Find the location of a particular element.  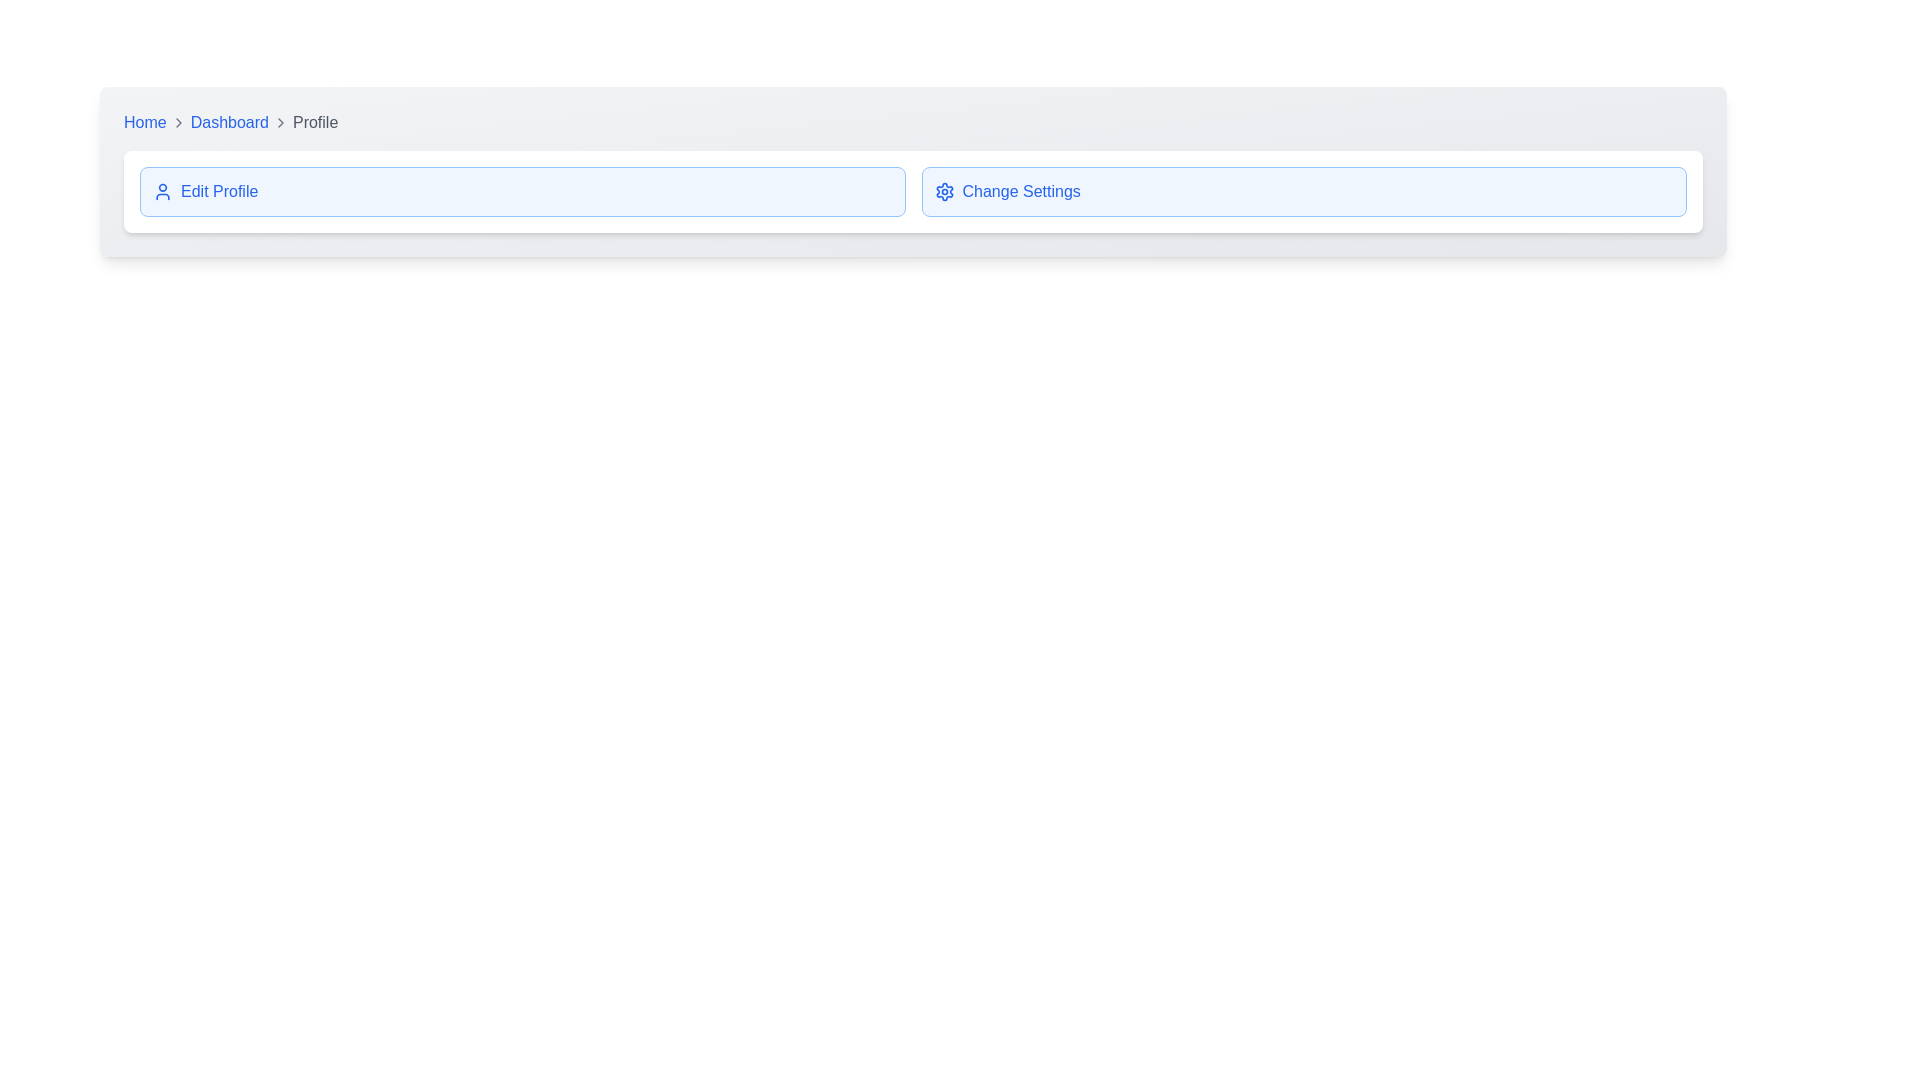

the 'Dashboard' hyperlink, which is styled with blue text and an underline, located on the top navigation bar between 'Home' and 'Profile' is located at coordinates (229, 123).